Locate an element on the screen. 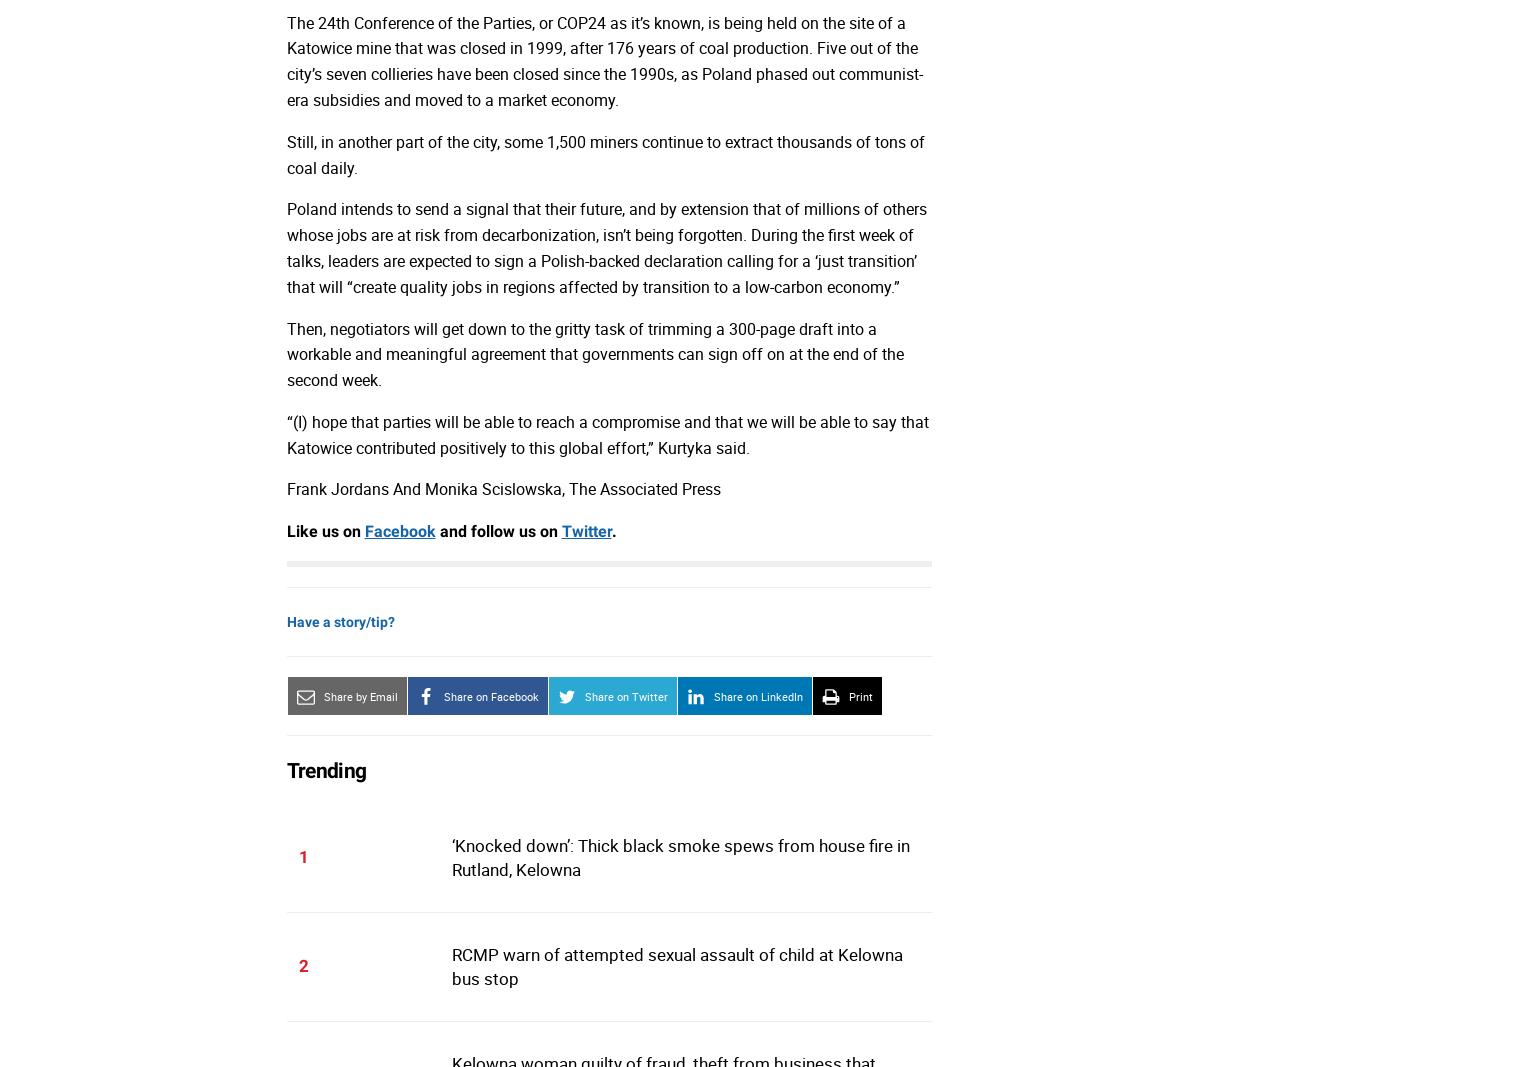 This screenshot has width=1533, height=1067. 'Then, negotiators will get down to the gritty task of trimming a 300-page draft into a workable and meaningful agreement that governments can sign off on at the end of the second week.' is located at coordinates (593, 354).